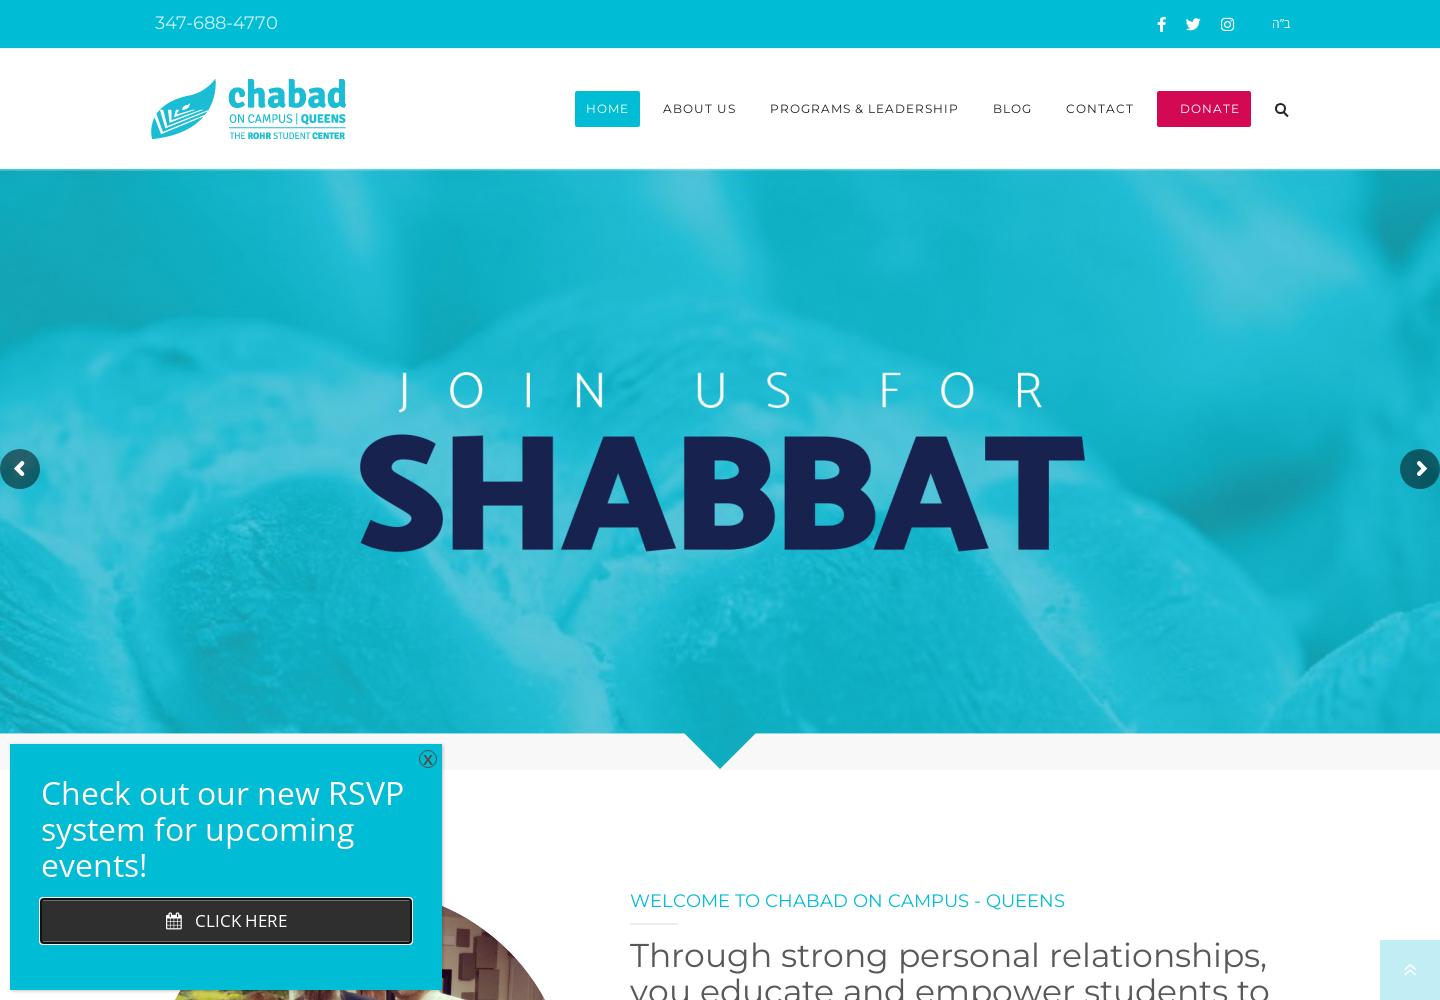  Describe the element at coordinates (846, 901) in the screenshot. I see `'WELCOME TO CHABAD ON CAMPUS - QUEENS'` at that location.